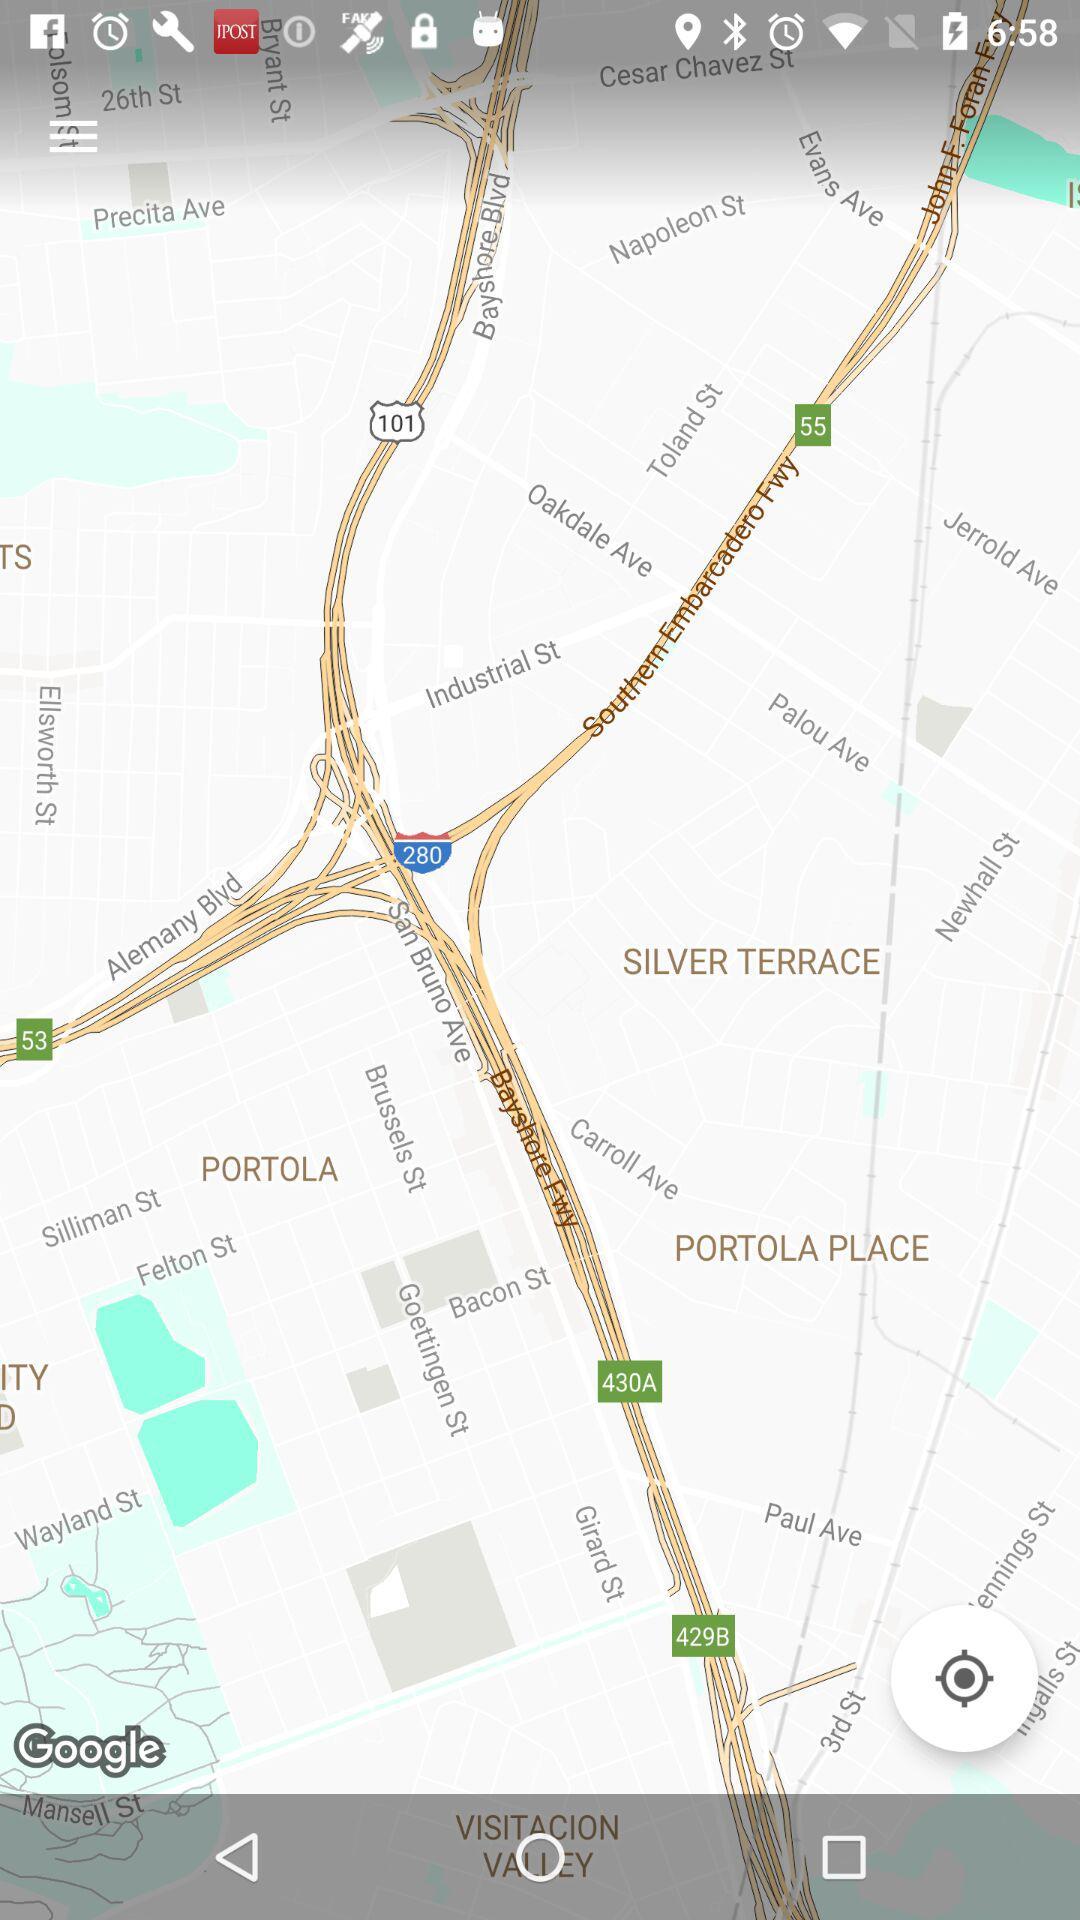  Describe the element at coordinates (963, 1678) in the screenshot. I see `the location_crosshair icon` at that location.